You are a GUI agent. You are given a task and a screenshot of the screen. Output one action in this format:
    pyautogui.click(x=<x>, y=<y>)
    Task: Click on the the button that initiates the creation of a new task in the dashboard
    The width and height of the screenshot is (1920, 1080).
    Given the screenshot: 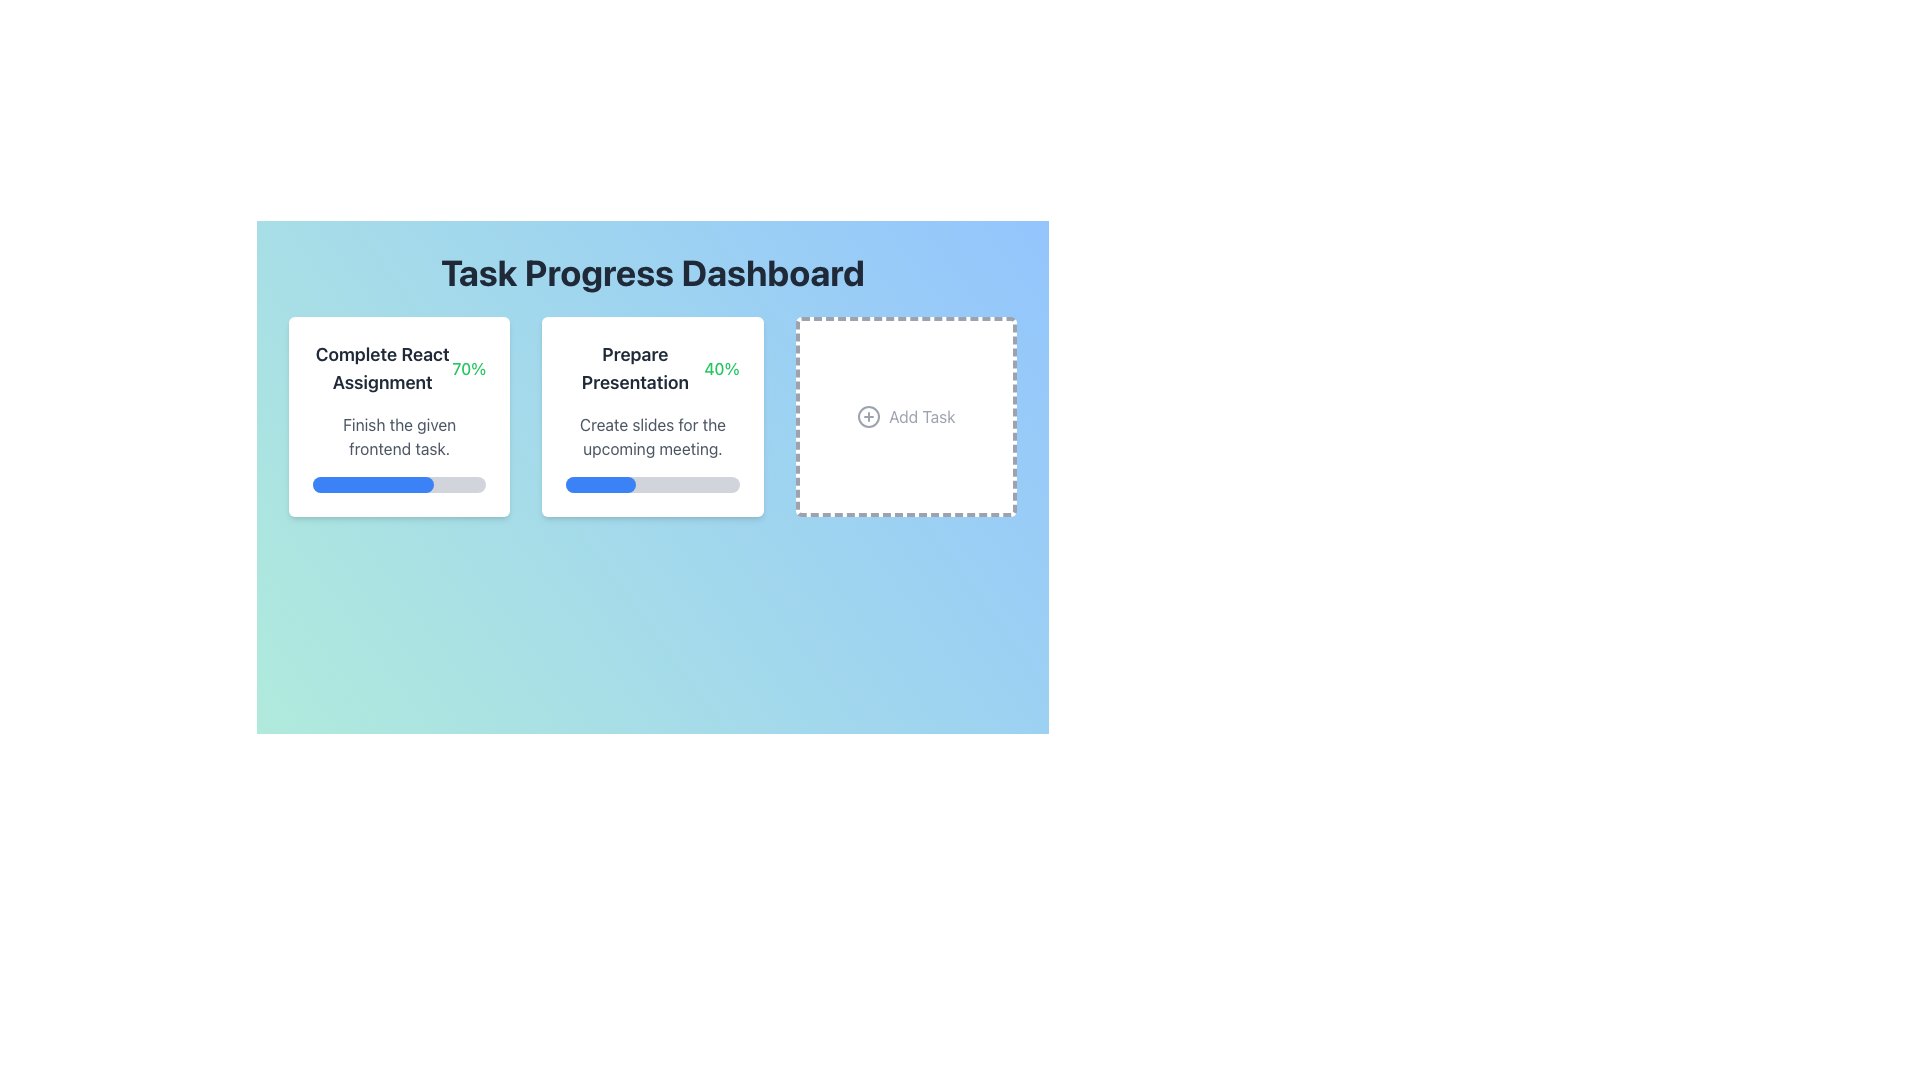 What is the action you would take?
    pyautogui.click(x=905, y=415)
    